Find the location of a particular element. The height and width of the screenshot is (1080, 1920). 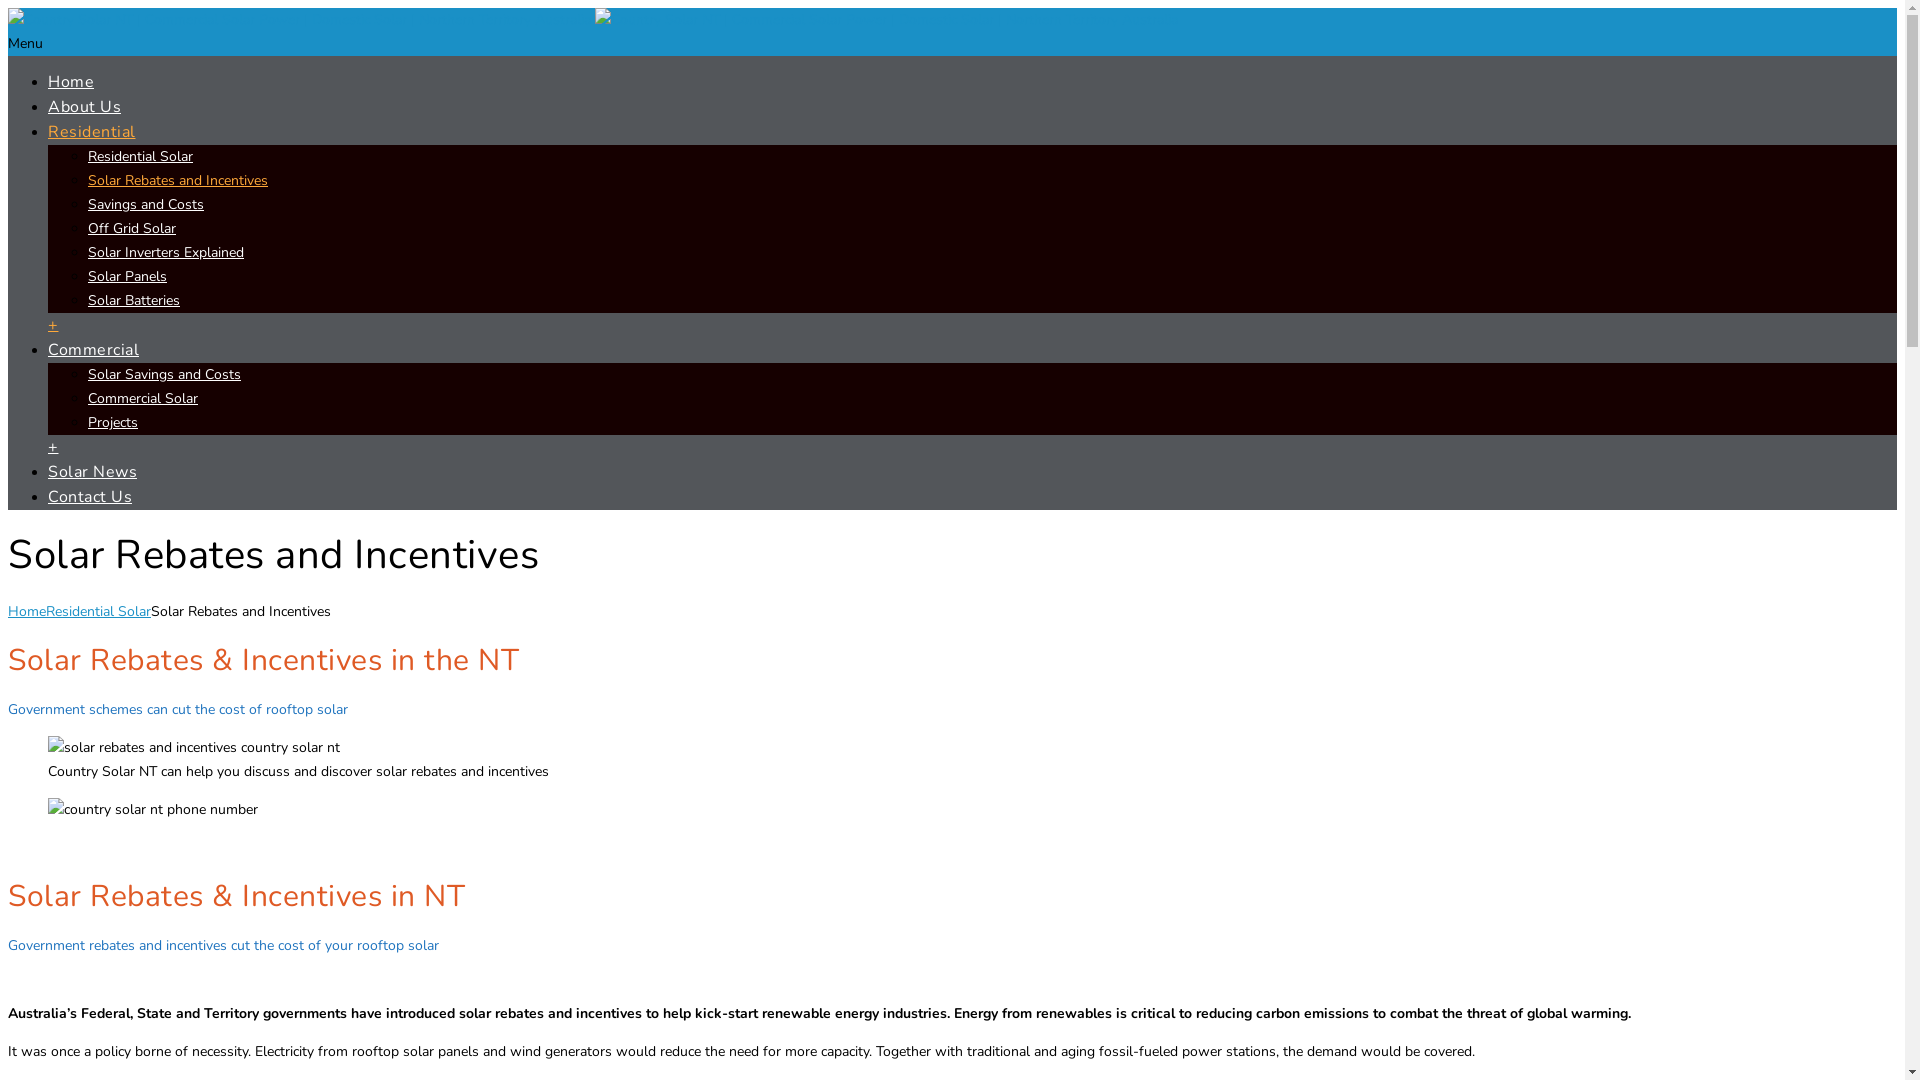

'Home' is located at coordinates (48, 80).